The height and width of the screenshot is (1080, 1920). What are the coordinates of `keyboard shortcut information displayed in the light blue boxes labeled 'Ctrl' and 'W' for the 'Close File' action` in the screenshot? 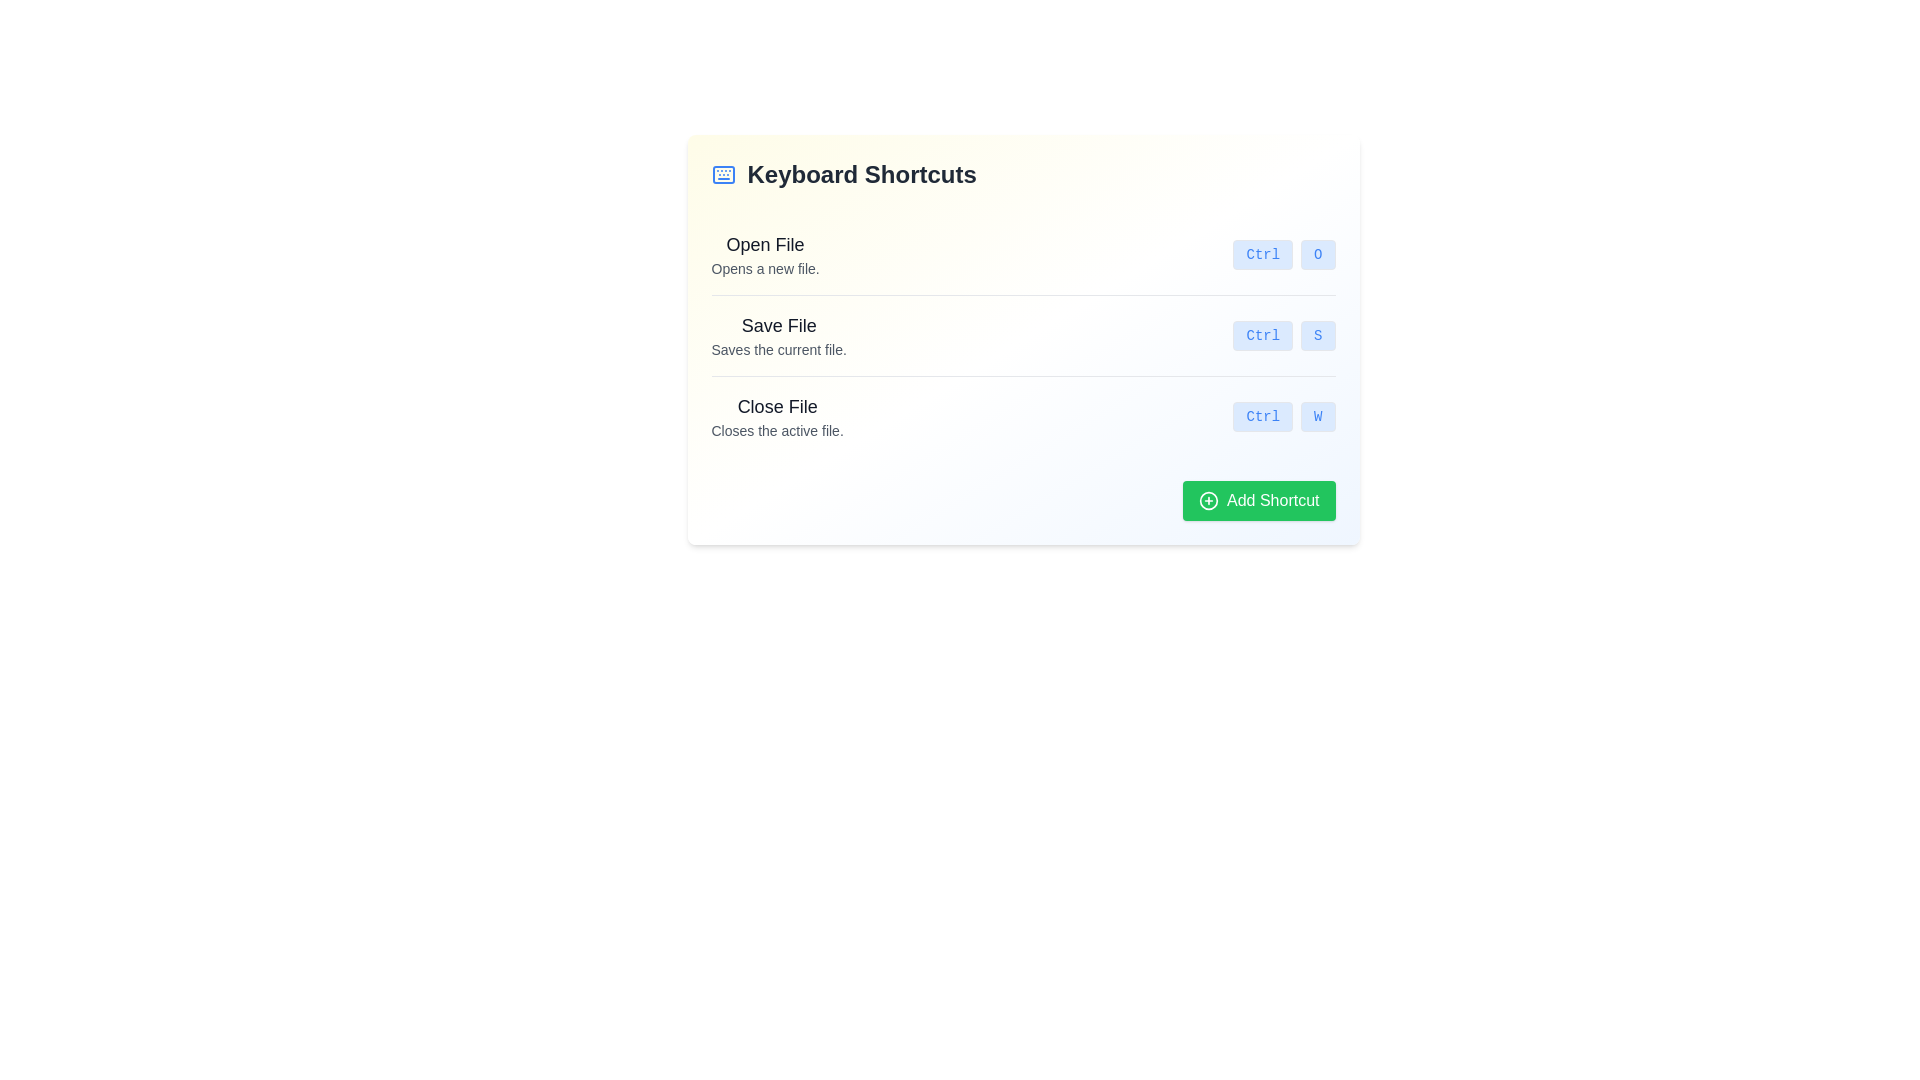 It's located at (1284, 415).